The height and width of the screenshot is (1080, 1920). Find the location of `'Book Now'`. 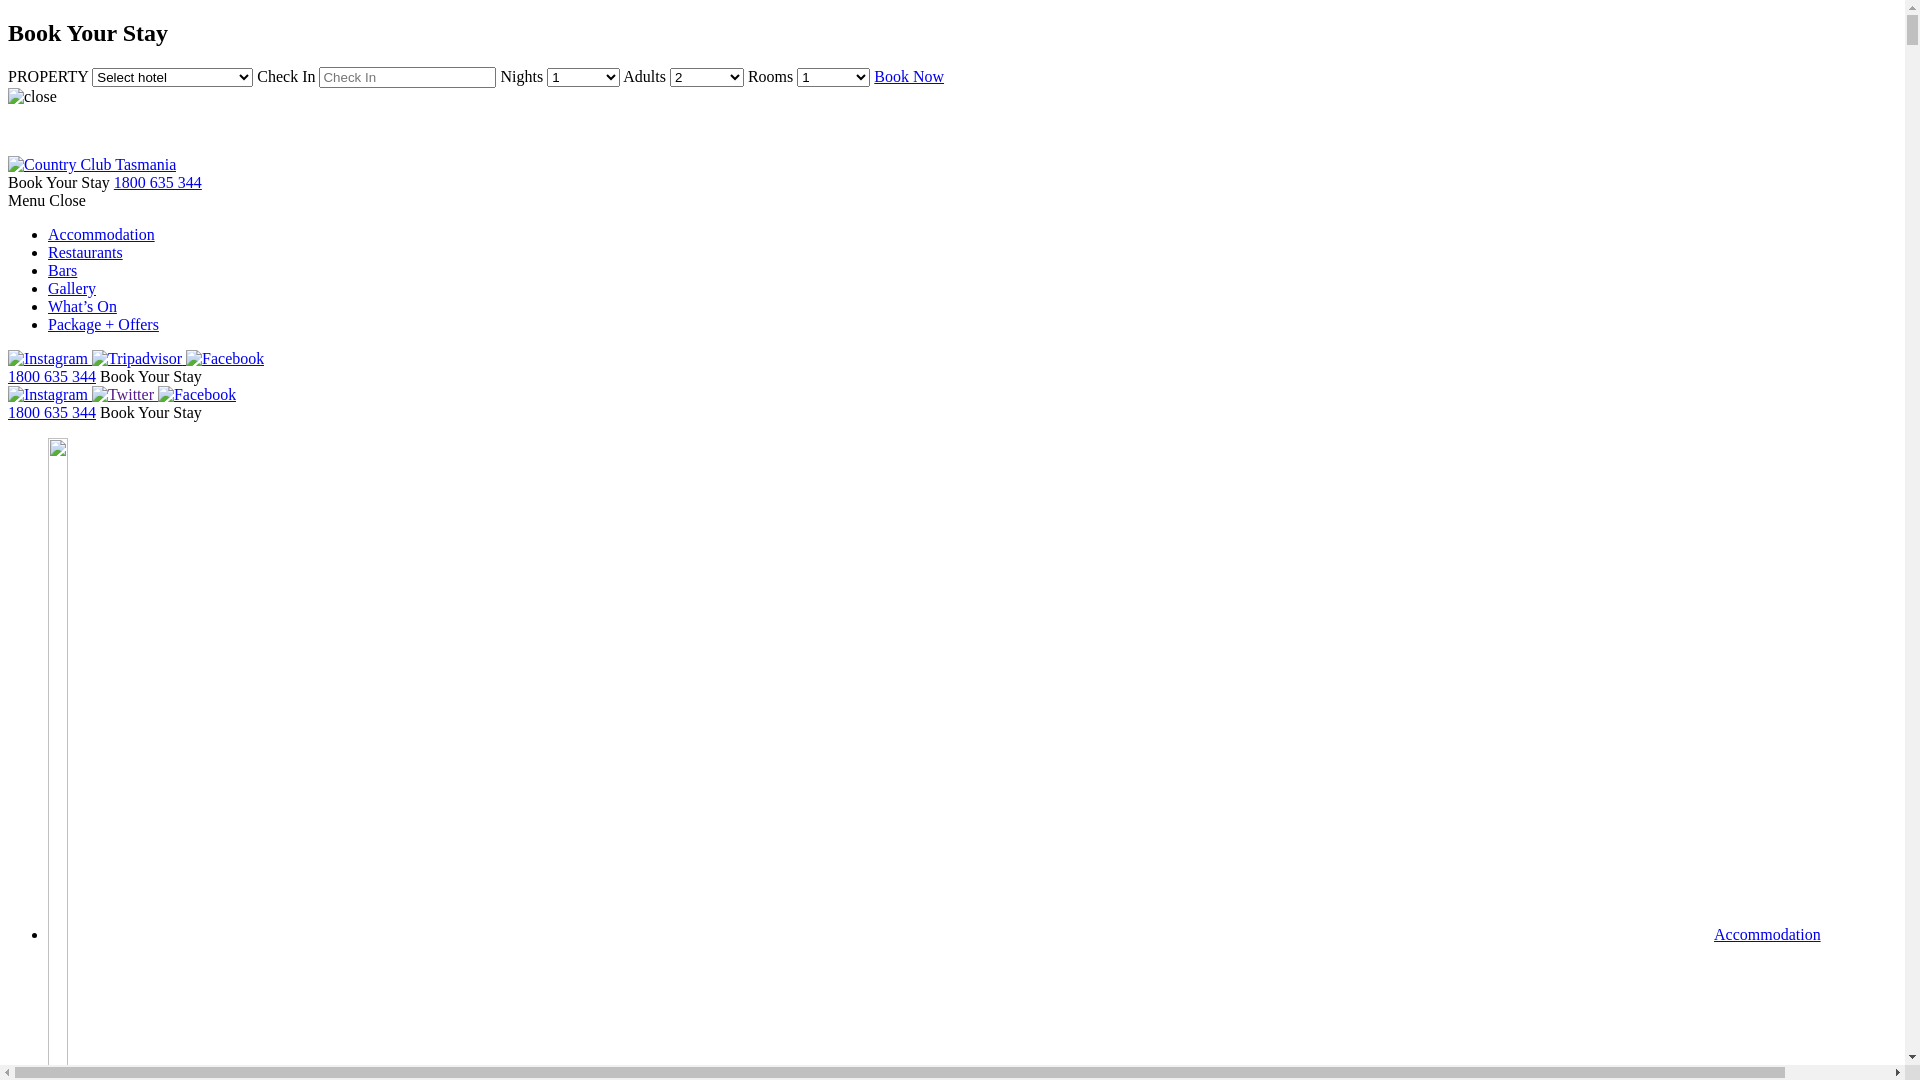

'Book Now' is located at coordinates (907, 75).